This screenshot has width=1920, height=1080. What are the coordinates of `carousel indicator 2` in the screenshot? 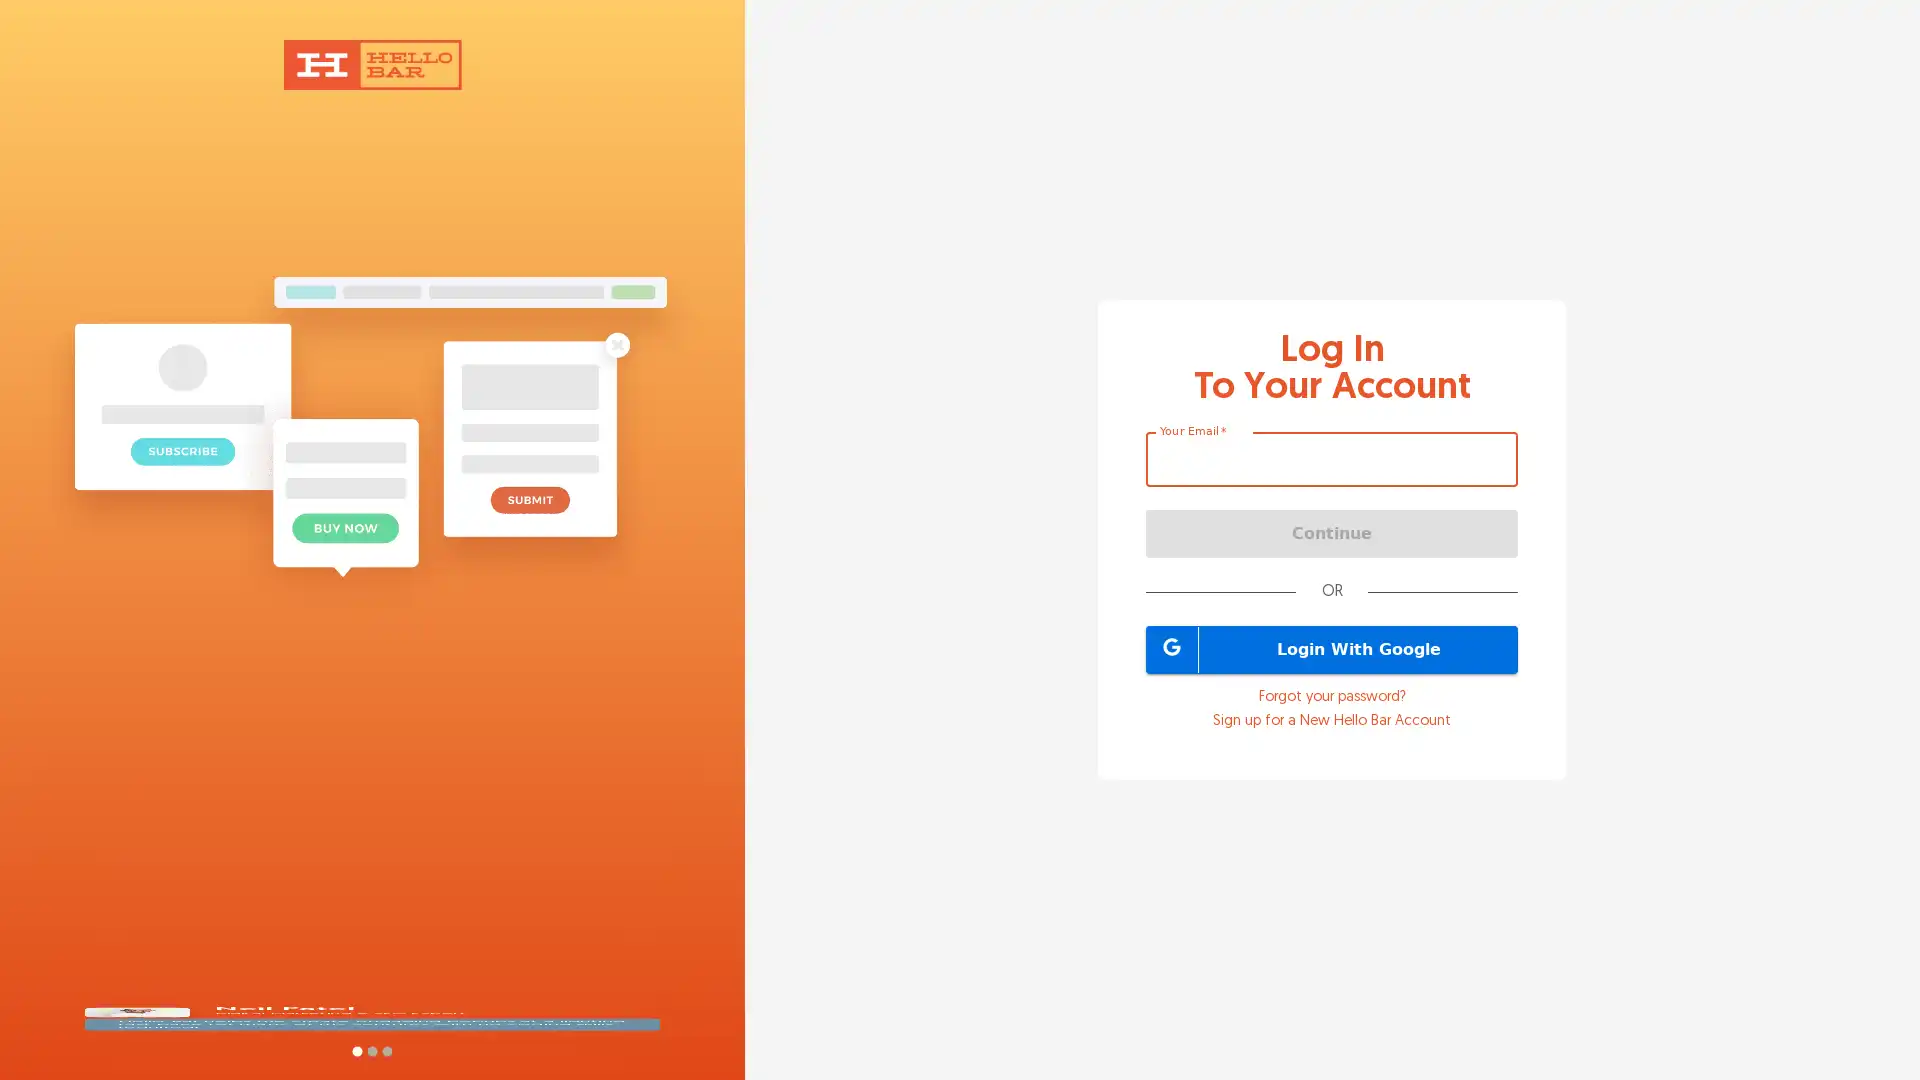 It's located at (371, 1050).